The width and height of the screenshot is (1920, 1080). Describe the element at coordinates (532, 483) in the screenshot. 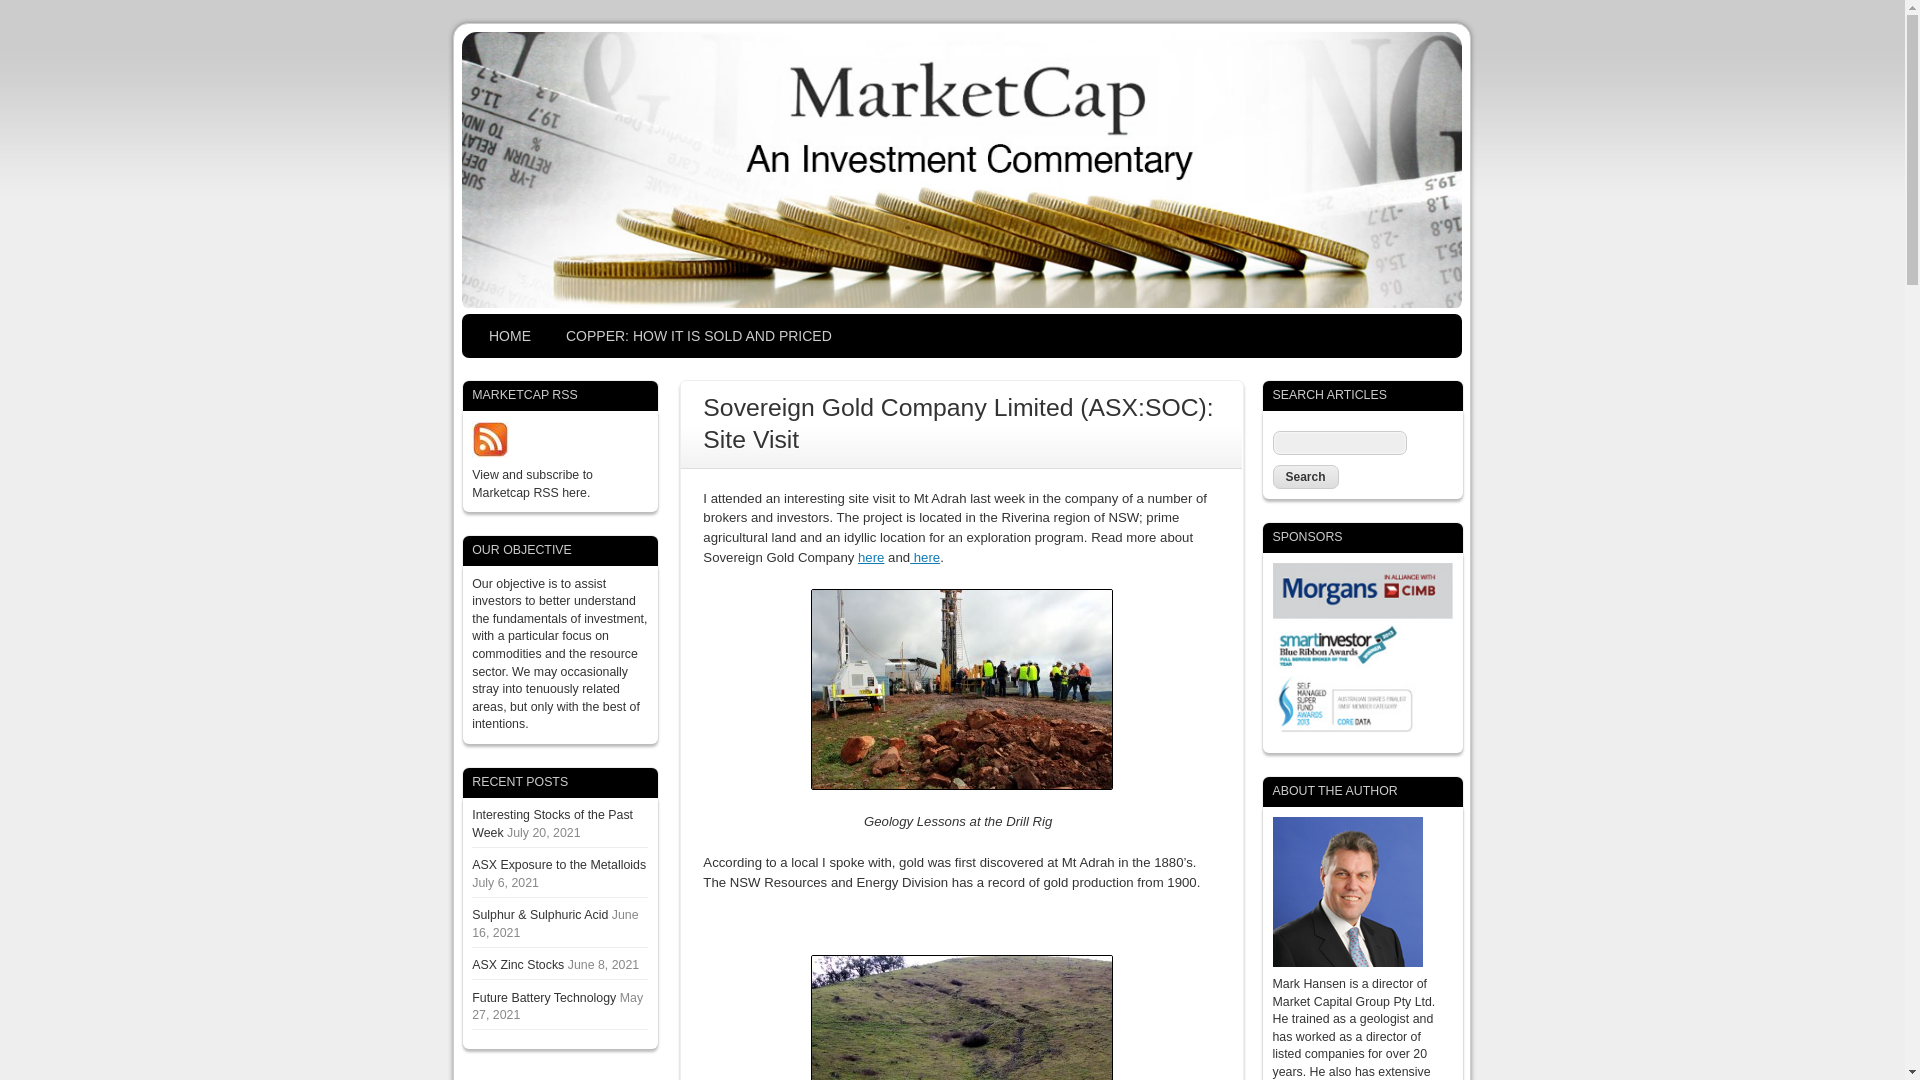

I see `'View and subscribe to Marketcap RSS here.'` at that location.